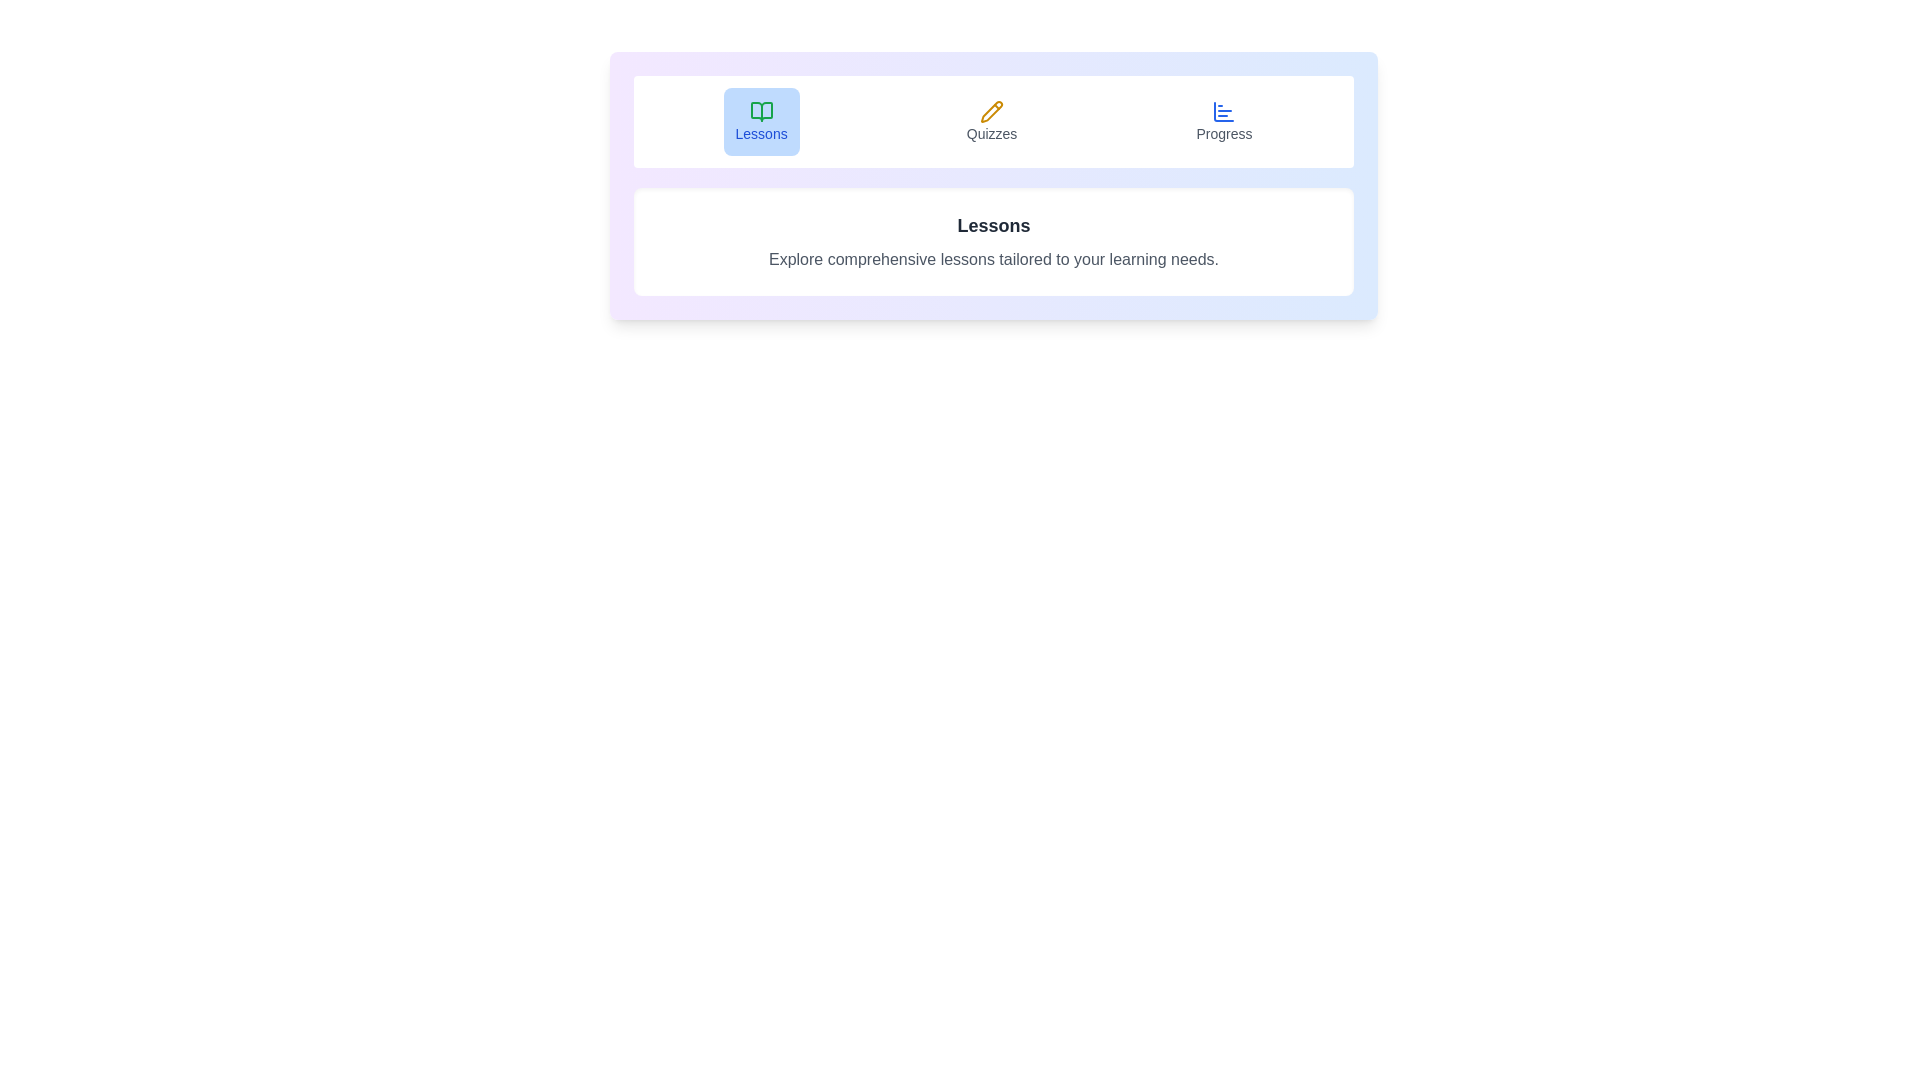 The height and width of the screenshot is (1080, 1920). Describe the element at coordinates (760, 122) in the screenshot. I see `the Lessons tab by clicking on its button` at that location.